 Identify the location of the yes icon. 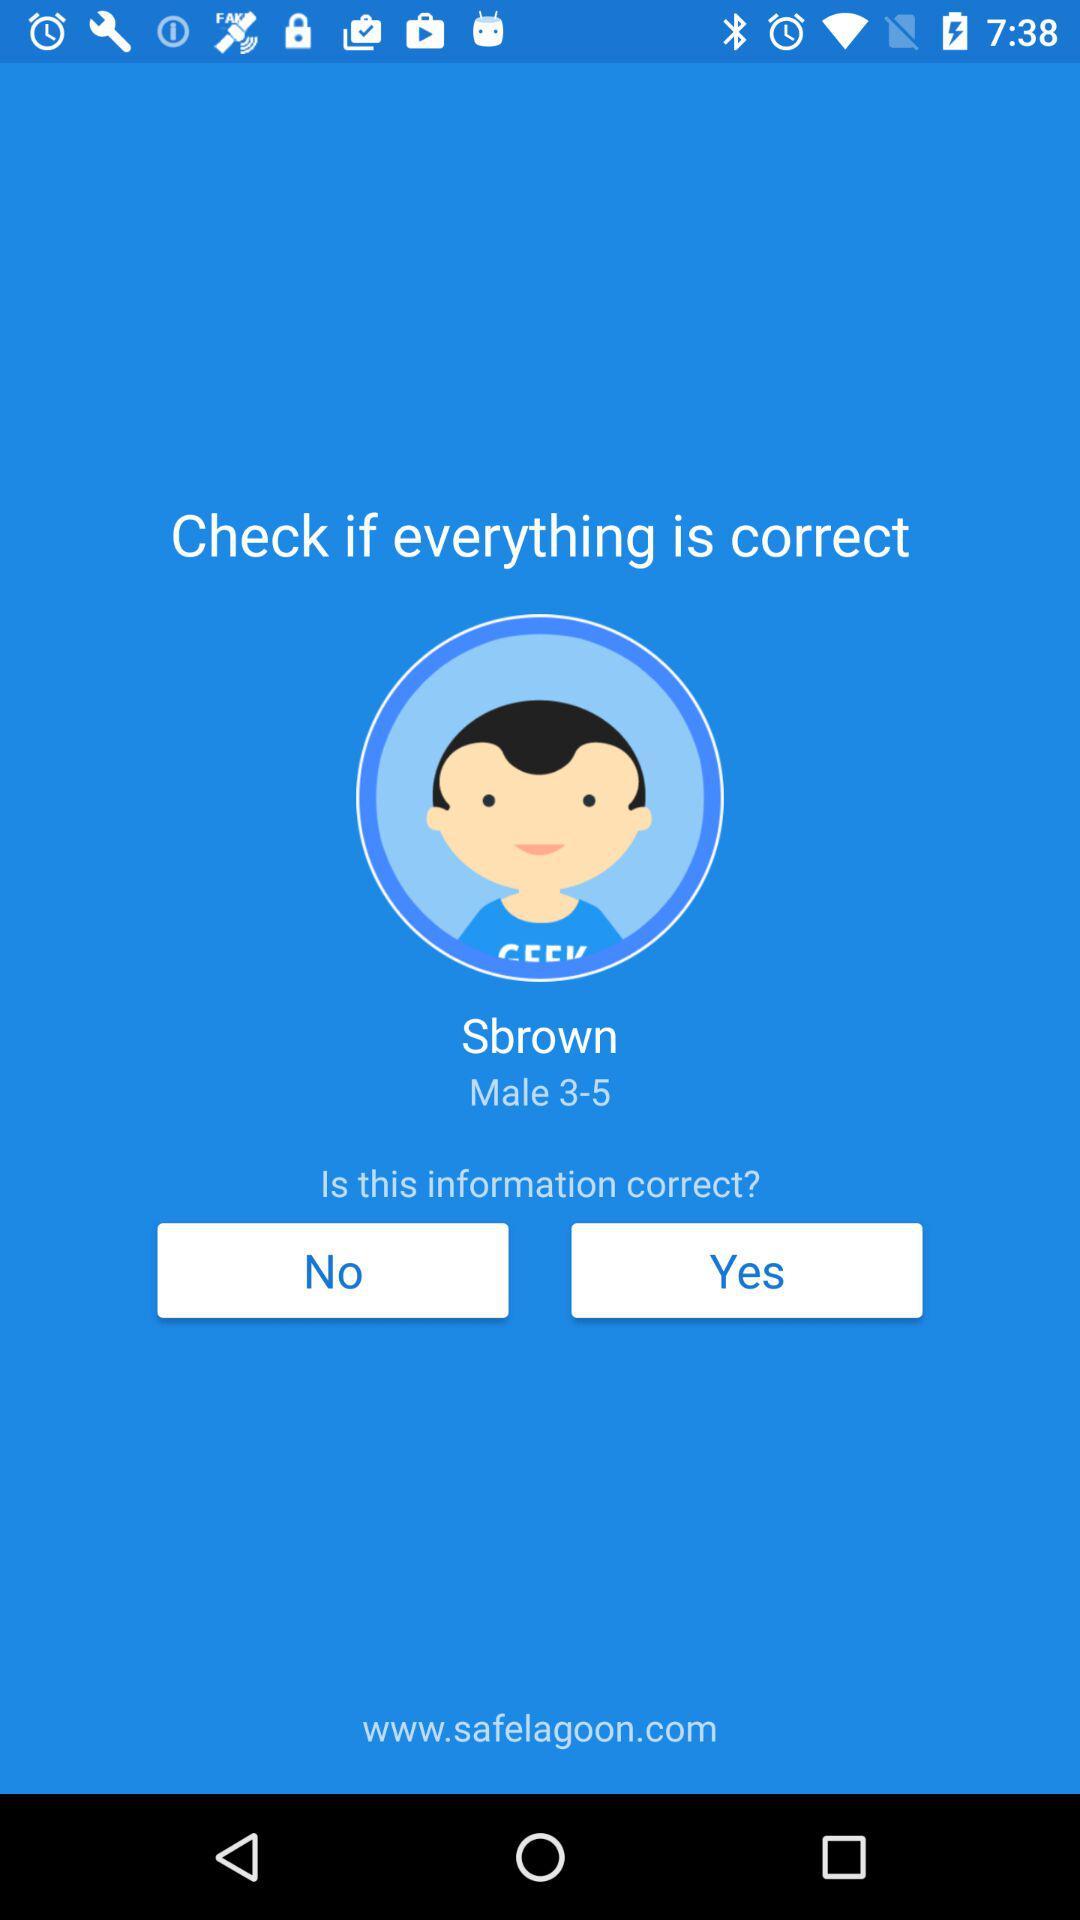
(747, 1269).